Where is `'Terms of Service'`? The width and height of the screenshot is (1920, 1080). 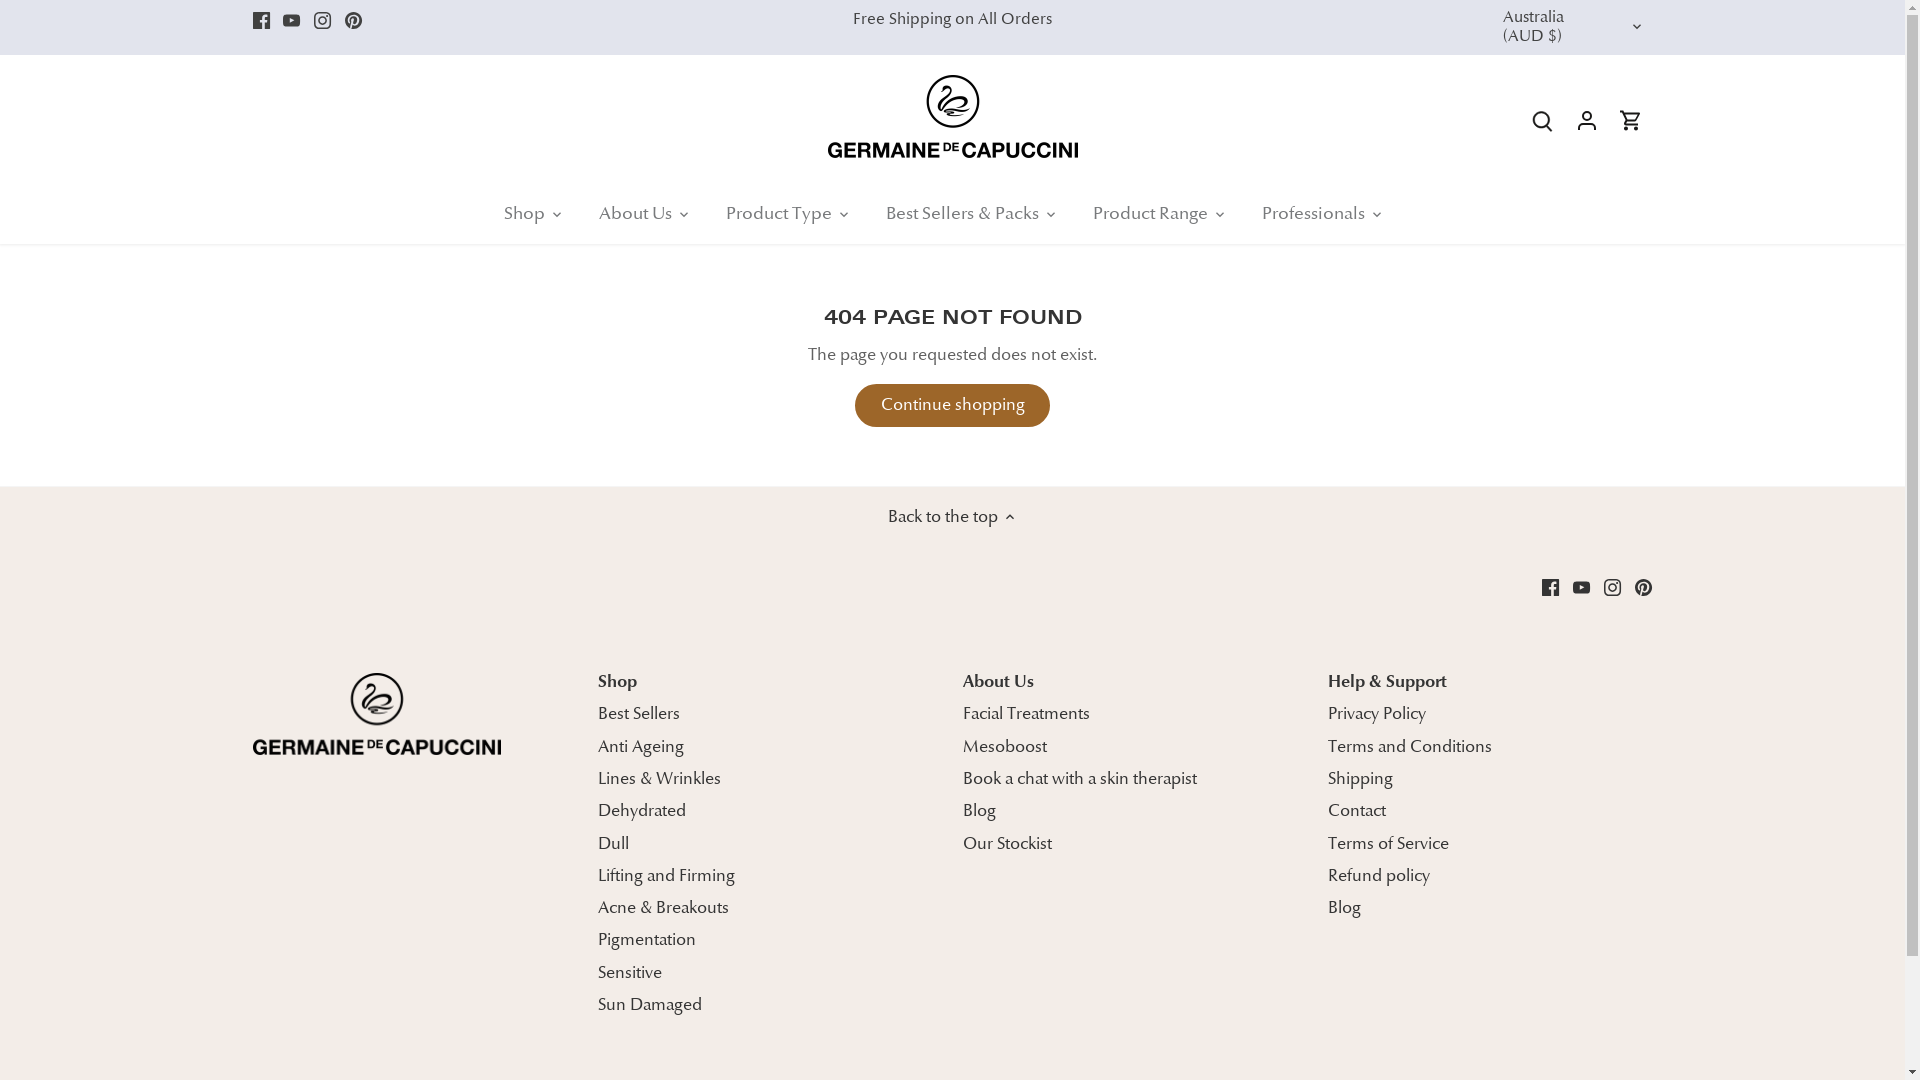 'Terms of Service' is located at coordinates (1328, 844).